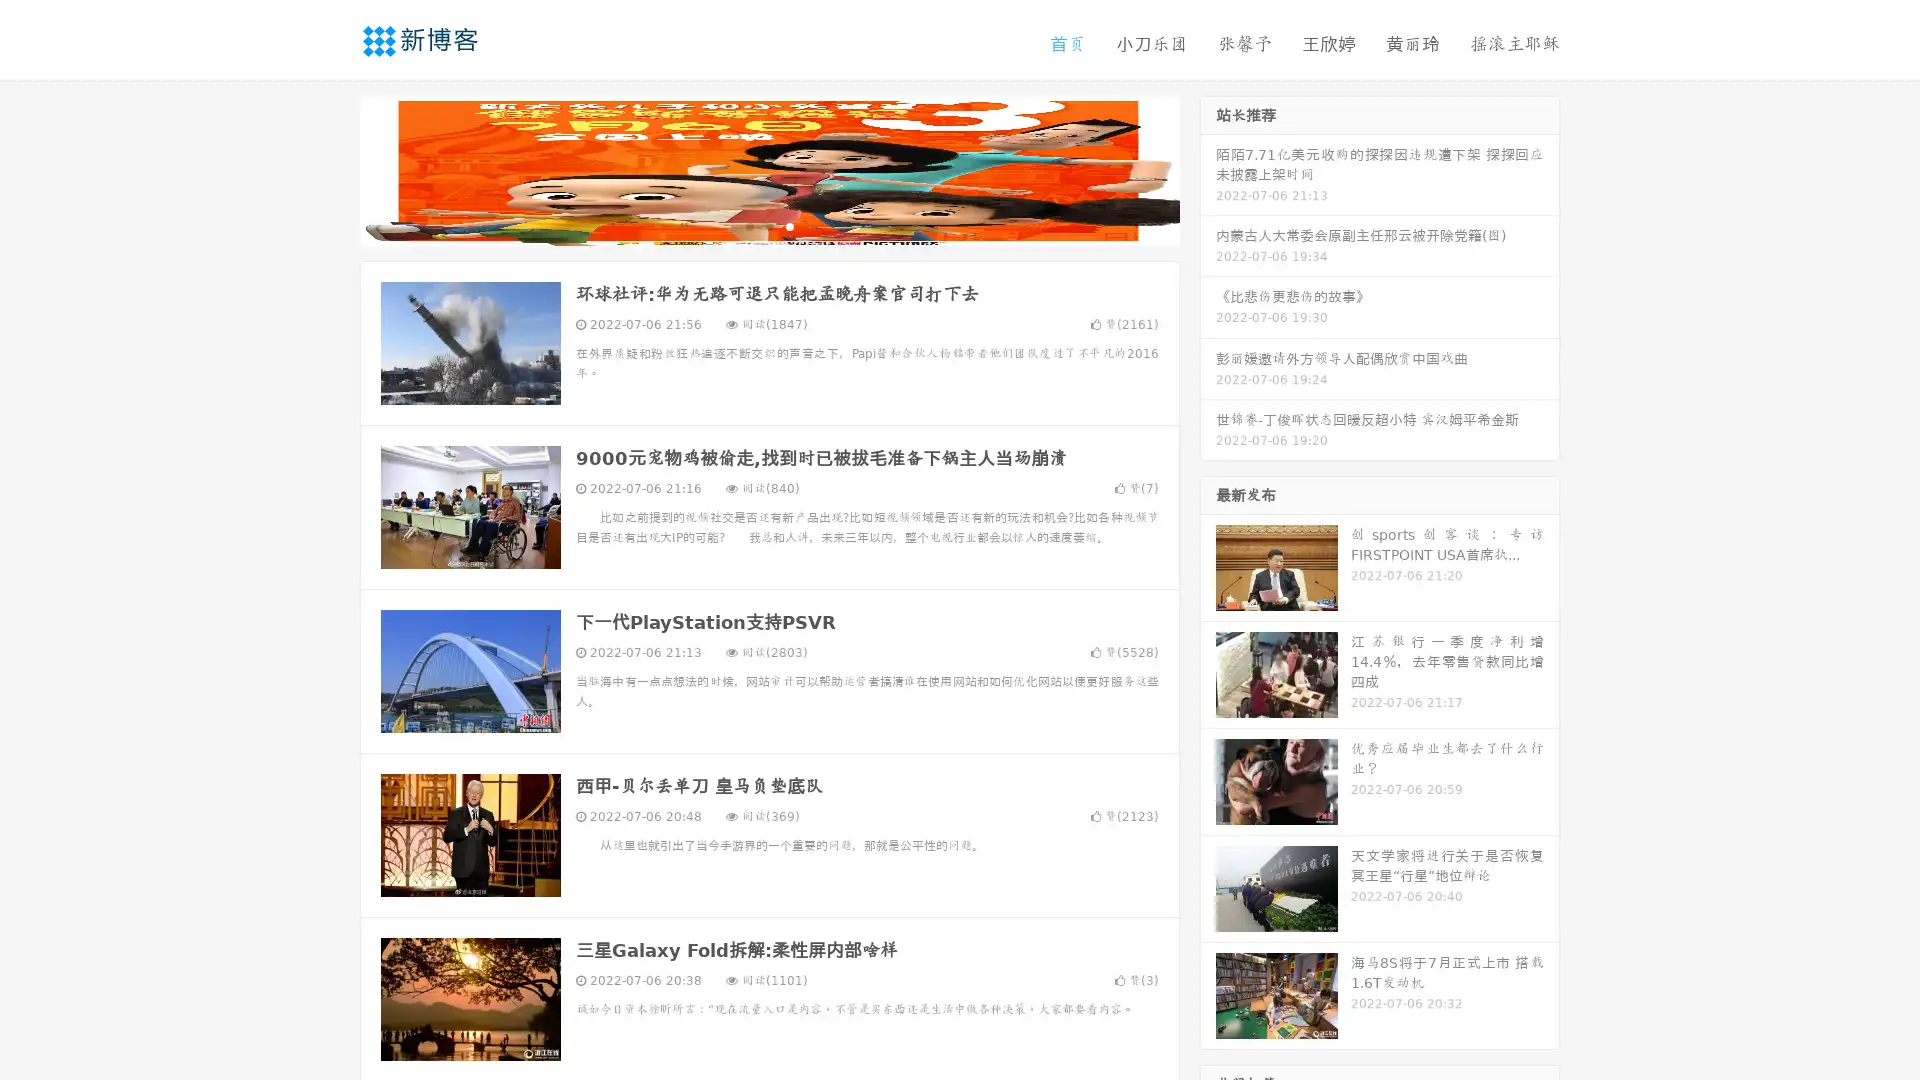  What do you see at coordinates (330, 168) in the screenshot?
I see `Previous slide` at bounding box center [330, 168].